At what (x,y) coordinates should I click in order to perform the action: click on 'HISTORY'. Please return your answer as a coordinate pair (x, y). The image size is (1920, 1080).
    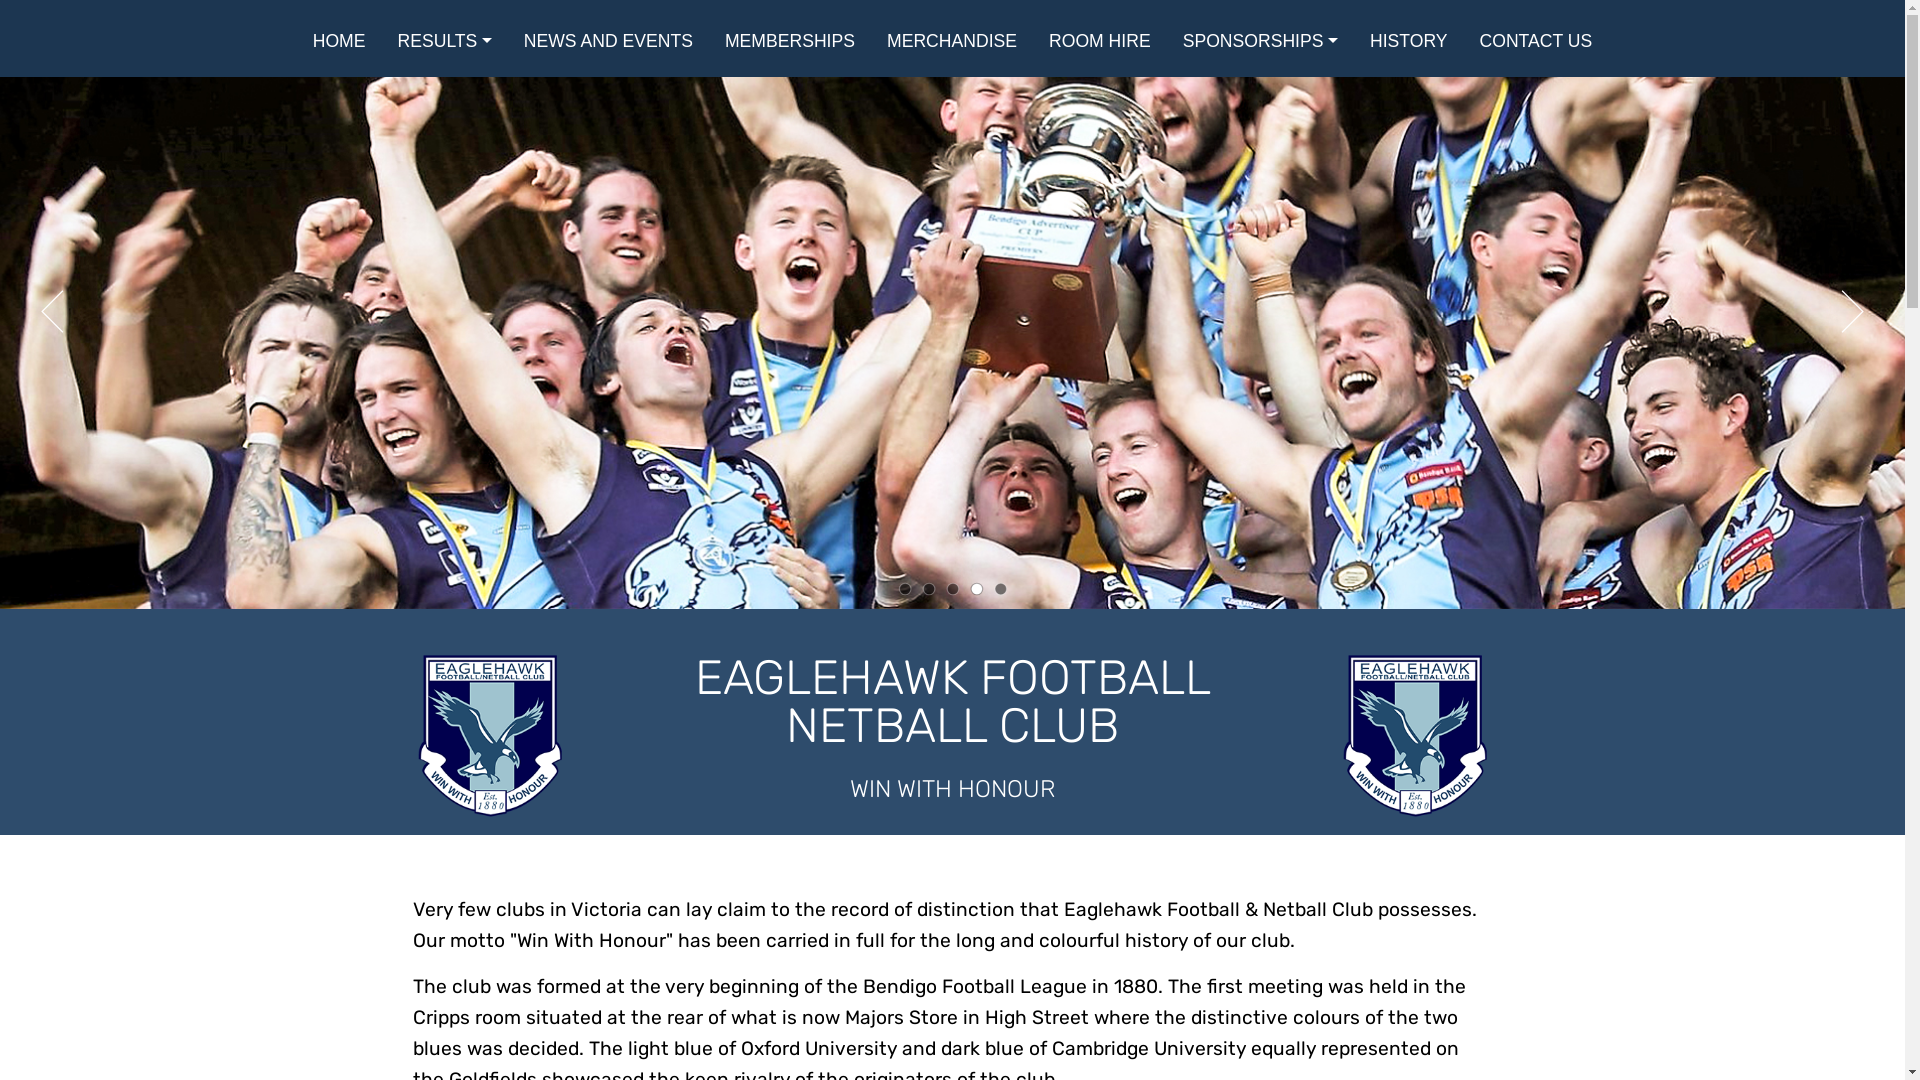
    Looking at the image, I should click on (1408, 41).